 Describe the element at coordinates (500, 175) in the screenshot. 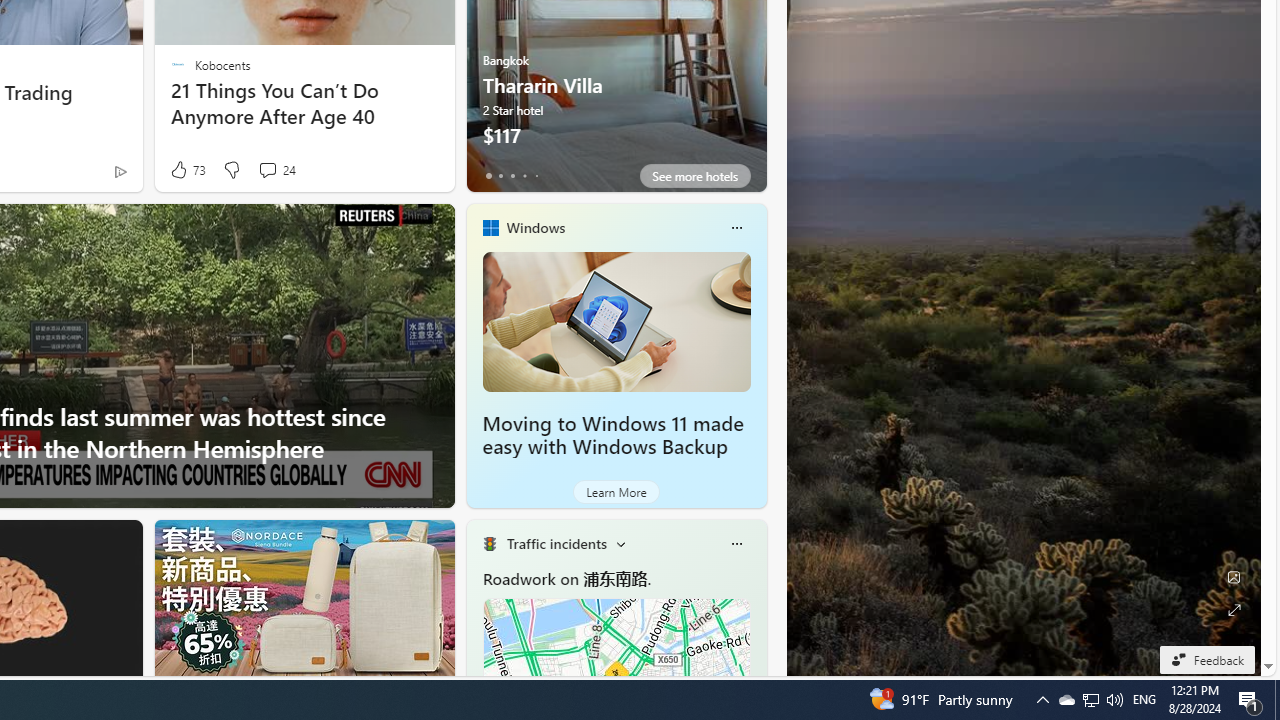

I see `'tab-1'` at that location.